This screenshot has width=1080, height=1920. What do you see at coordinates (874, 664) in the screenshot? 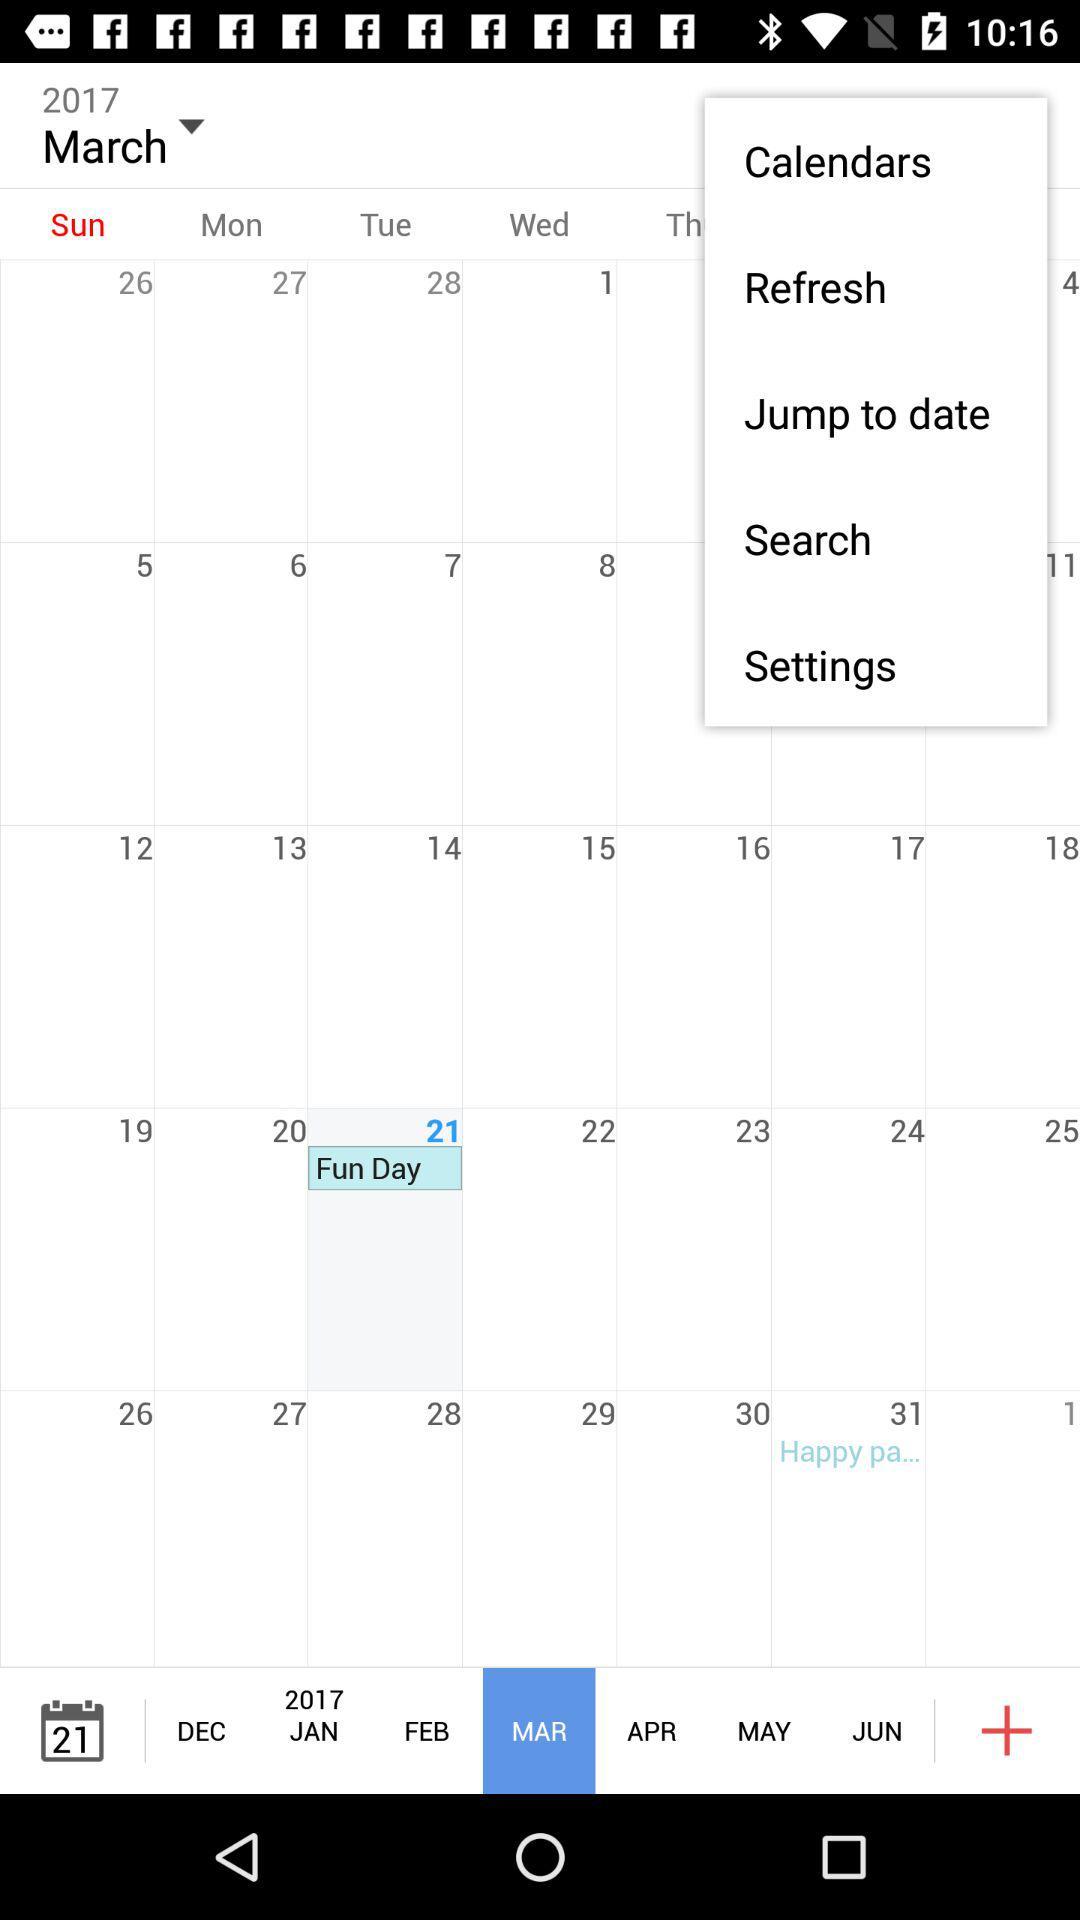
I see `settings item` at bounding box center [874, 664].